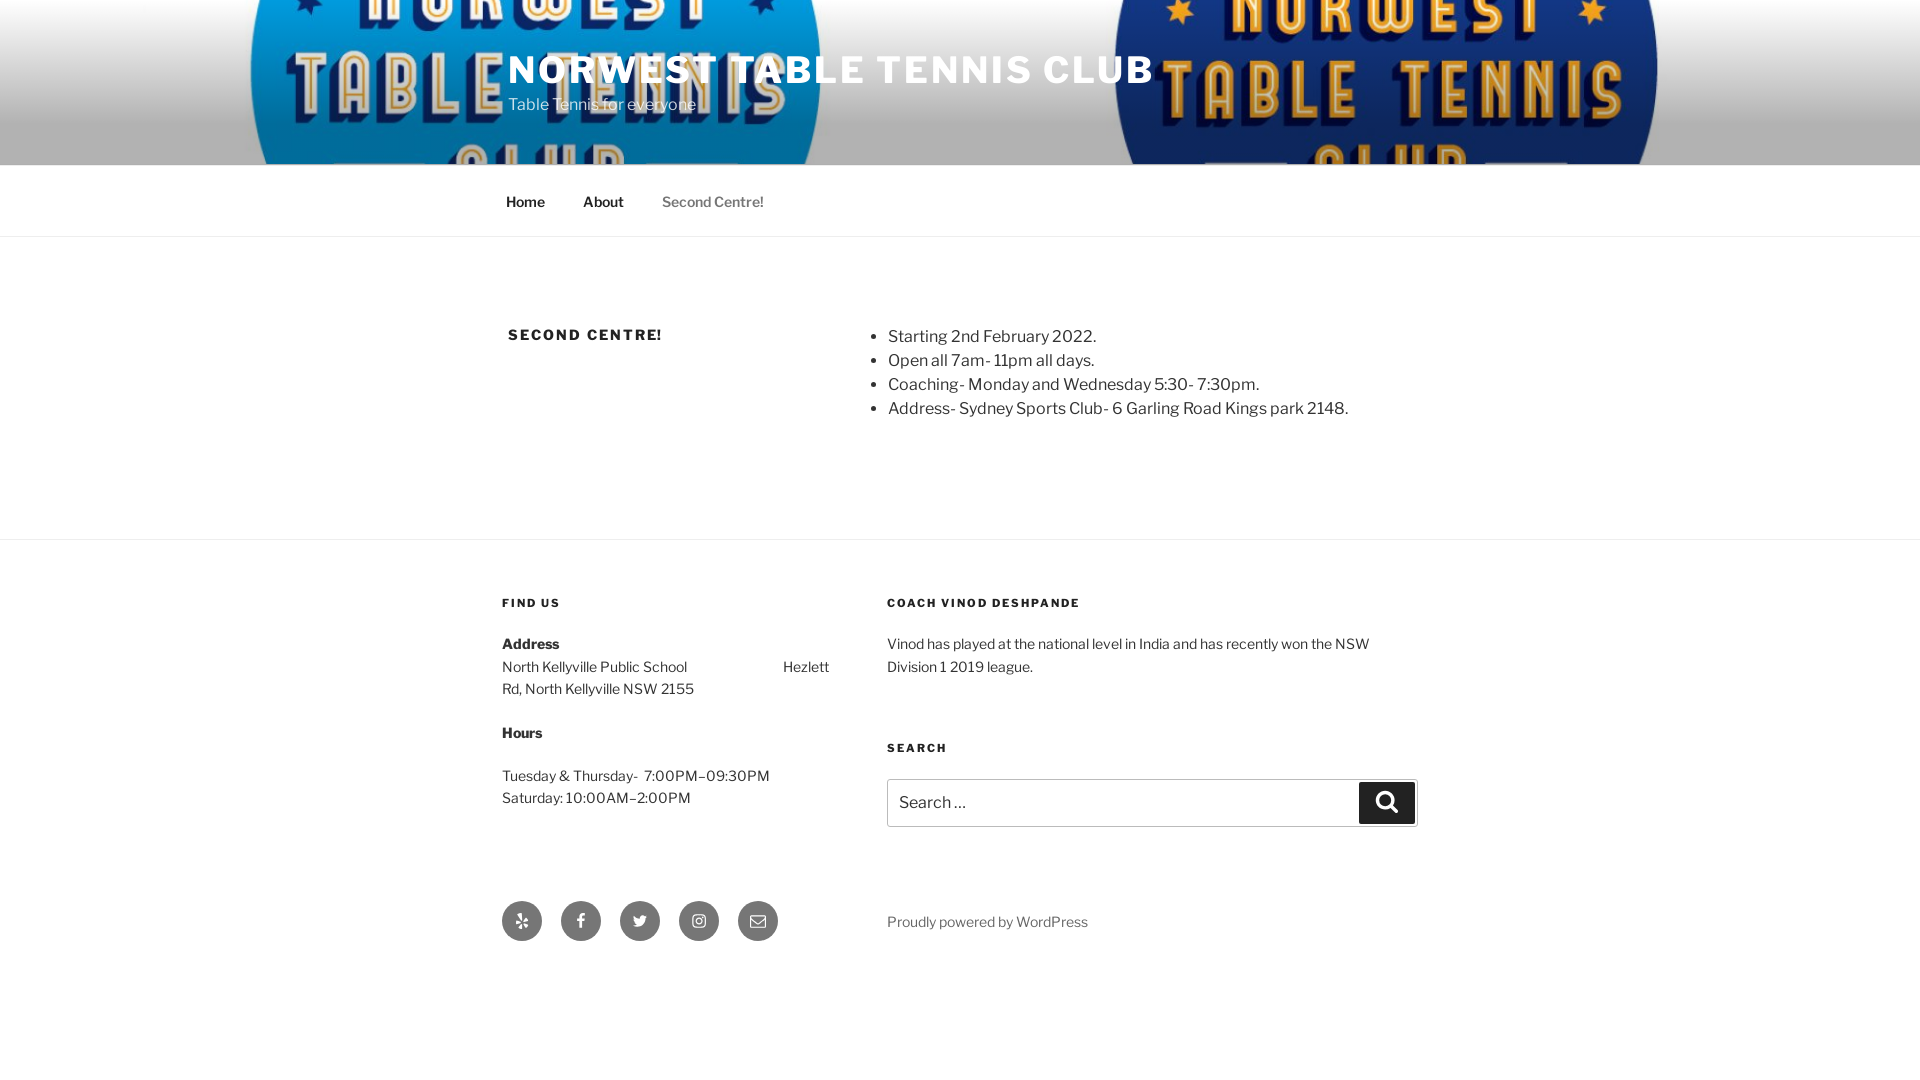 Image resolution: width=1920 pixels, height=1080 pixels. What do you see at coordinates (987, 921) in the screenshot?
I see `'Proudly powered by WordPress'` at bounding box center [987, 921].